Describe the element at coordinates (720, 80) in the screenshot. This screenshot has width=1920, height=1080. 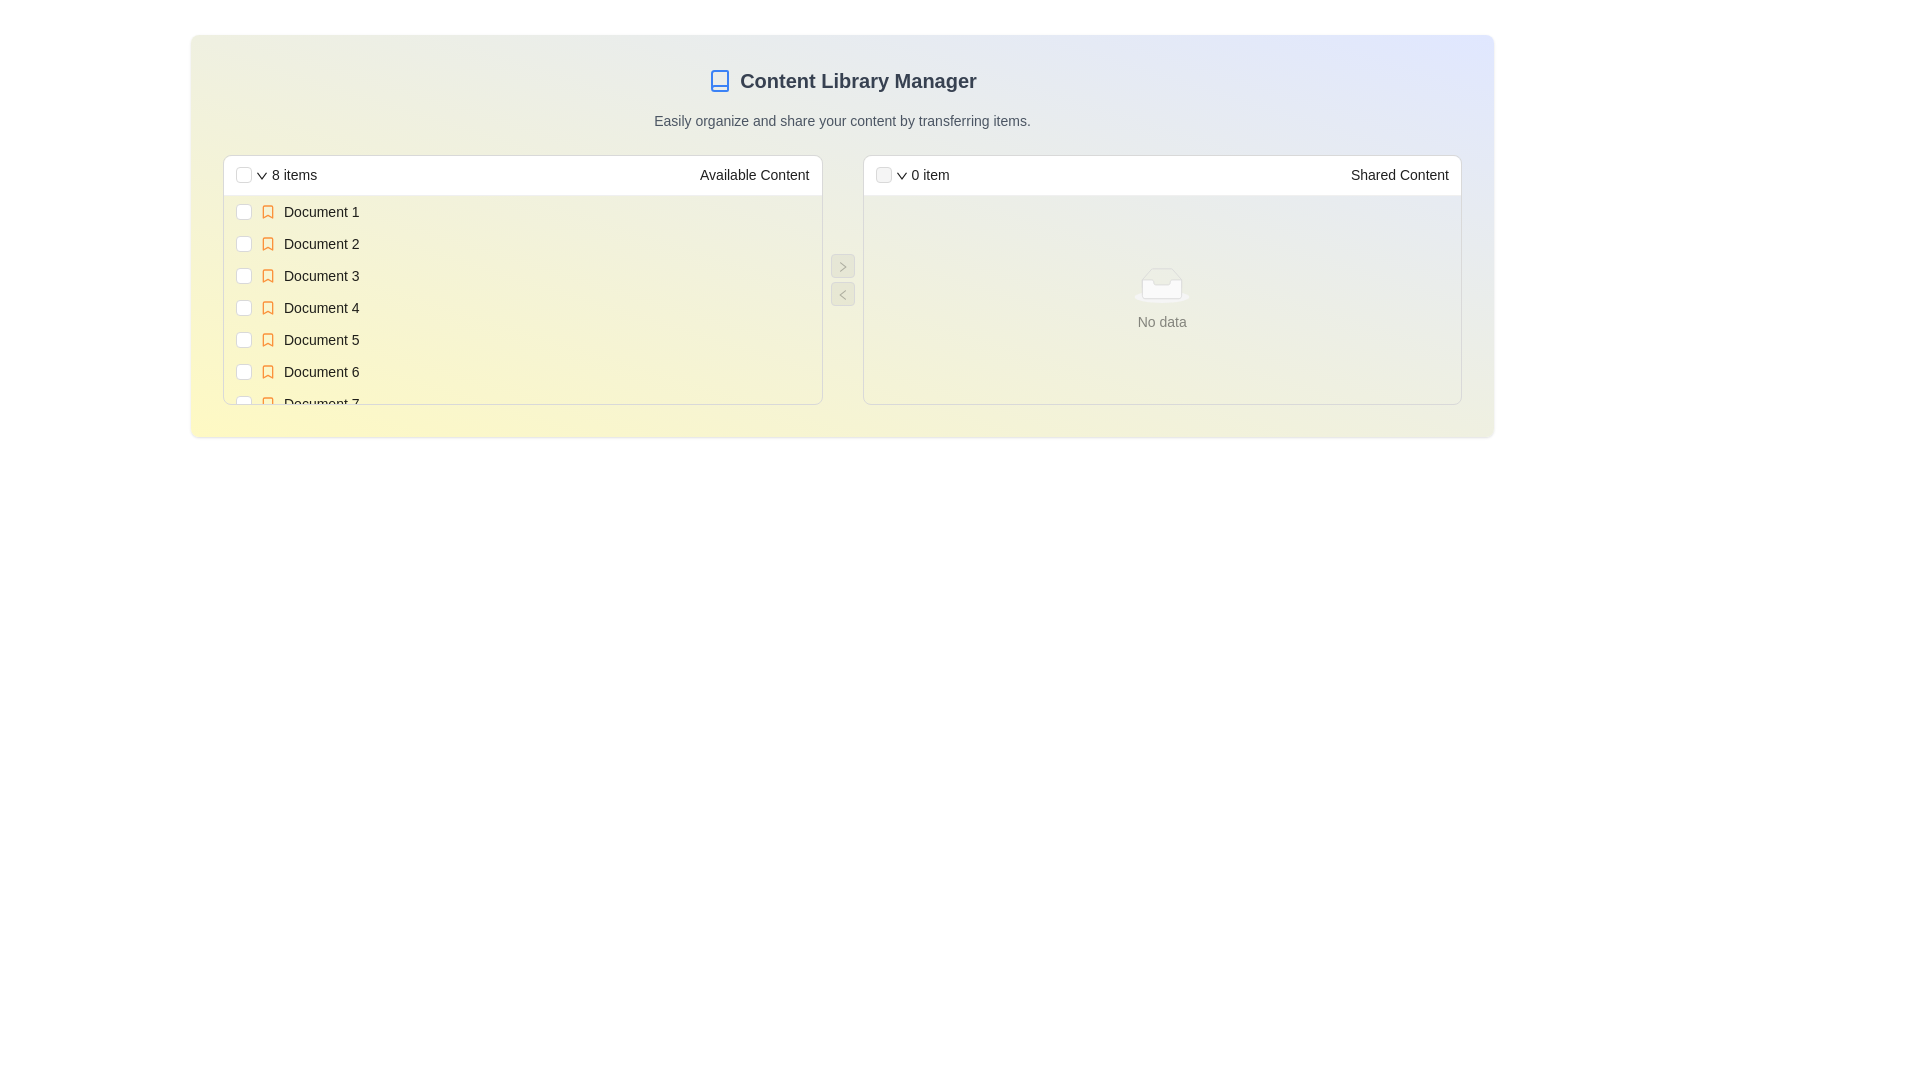
I see `the book icon with a blue outline located to the left of the 'Content Library Manager' title in the header section` at that location.